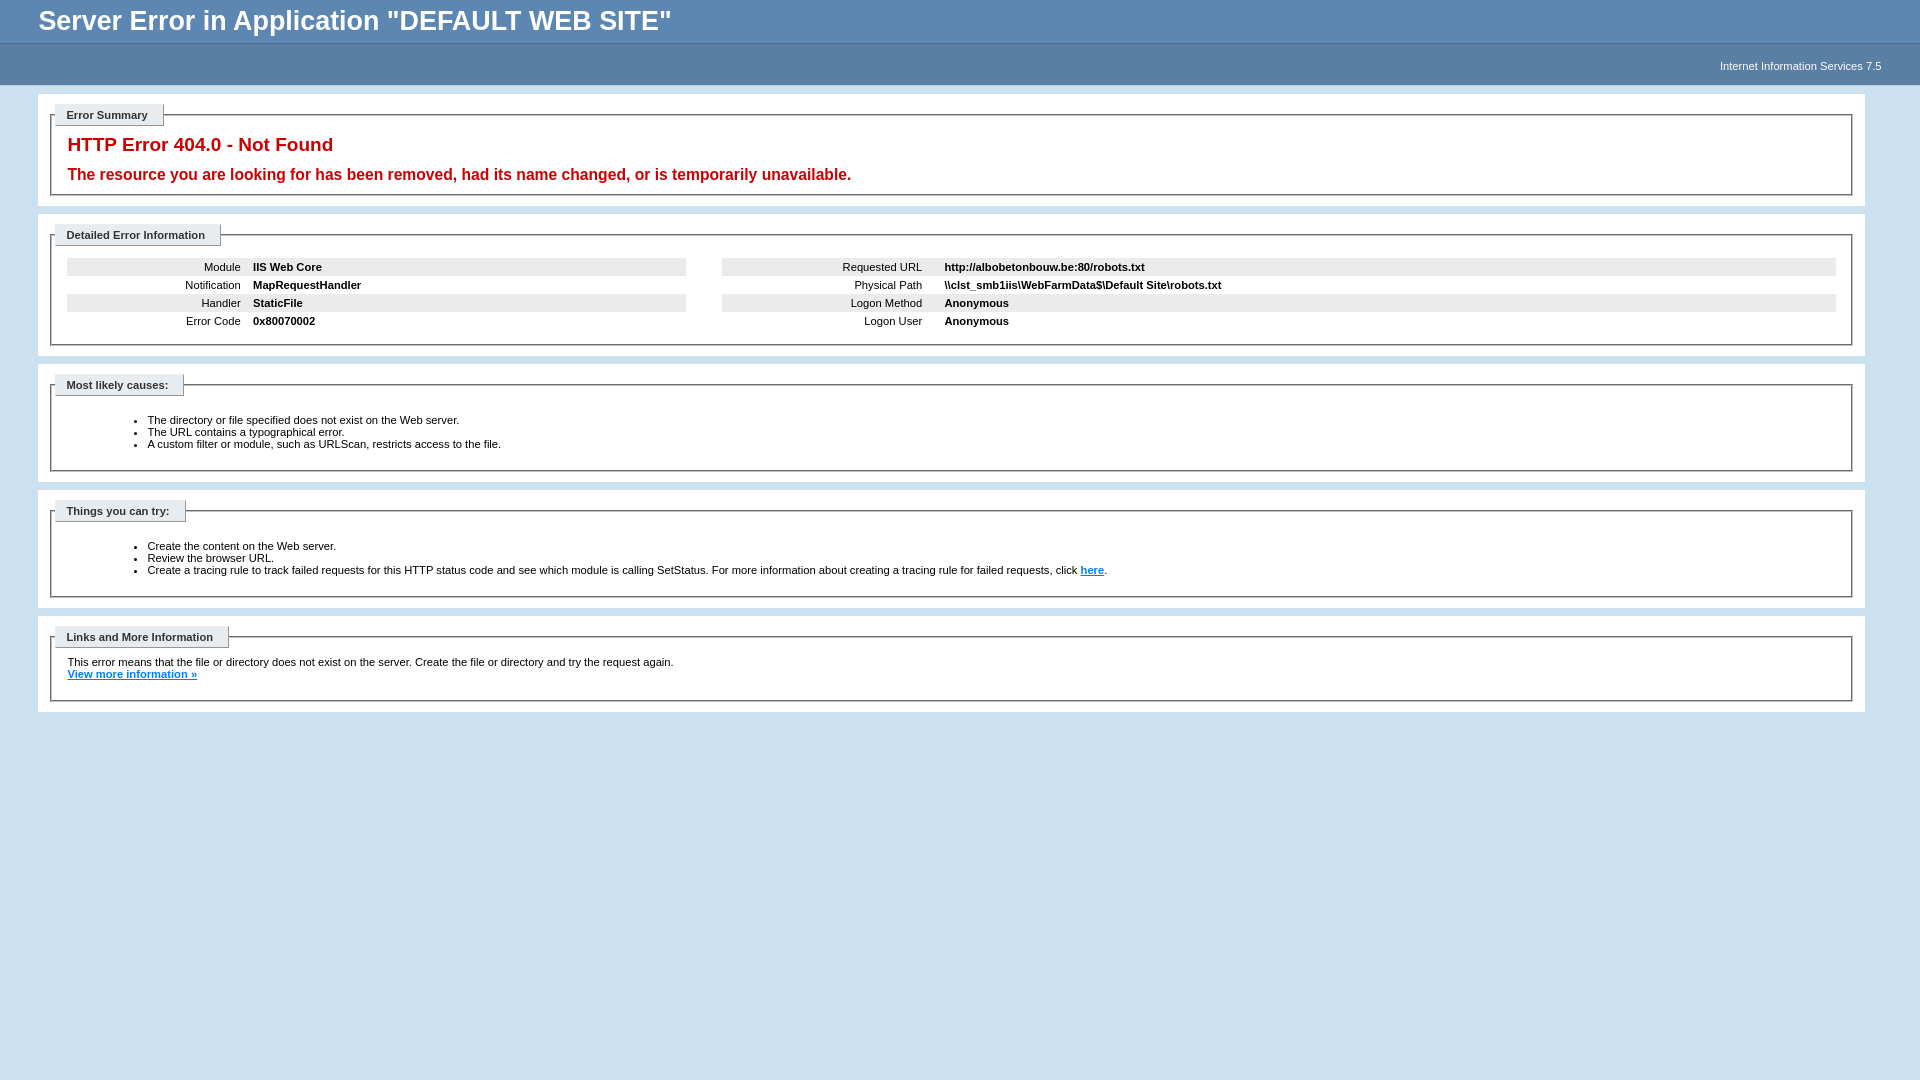 The image size is (1920, 1080). I want to click on 'here', so click(1079, 570).